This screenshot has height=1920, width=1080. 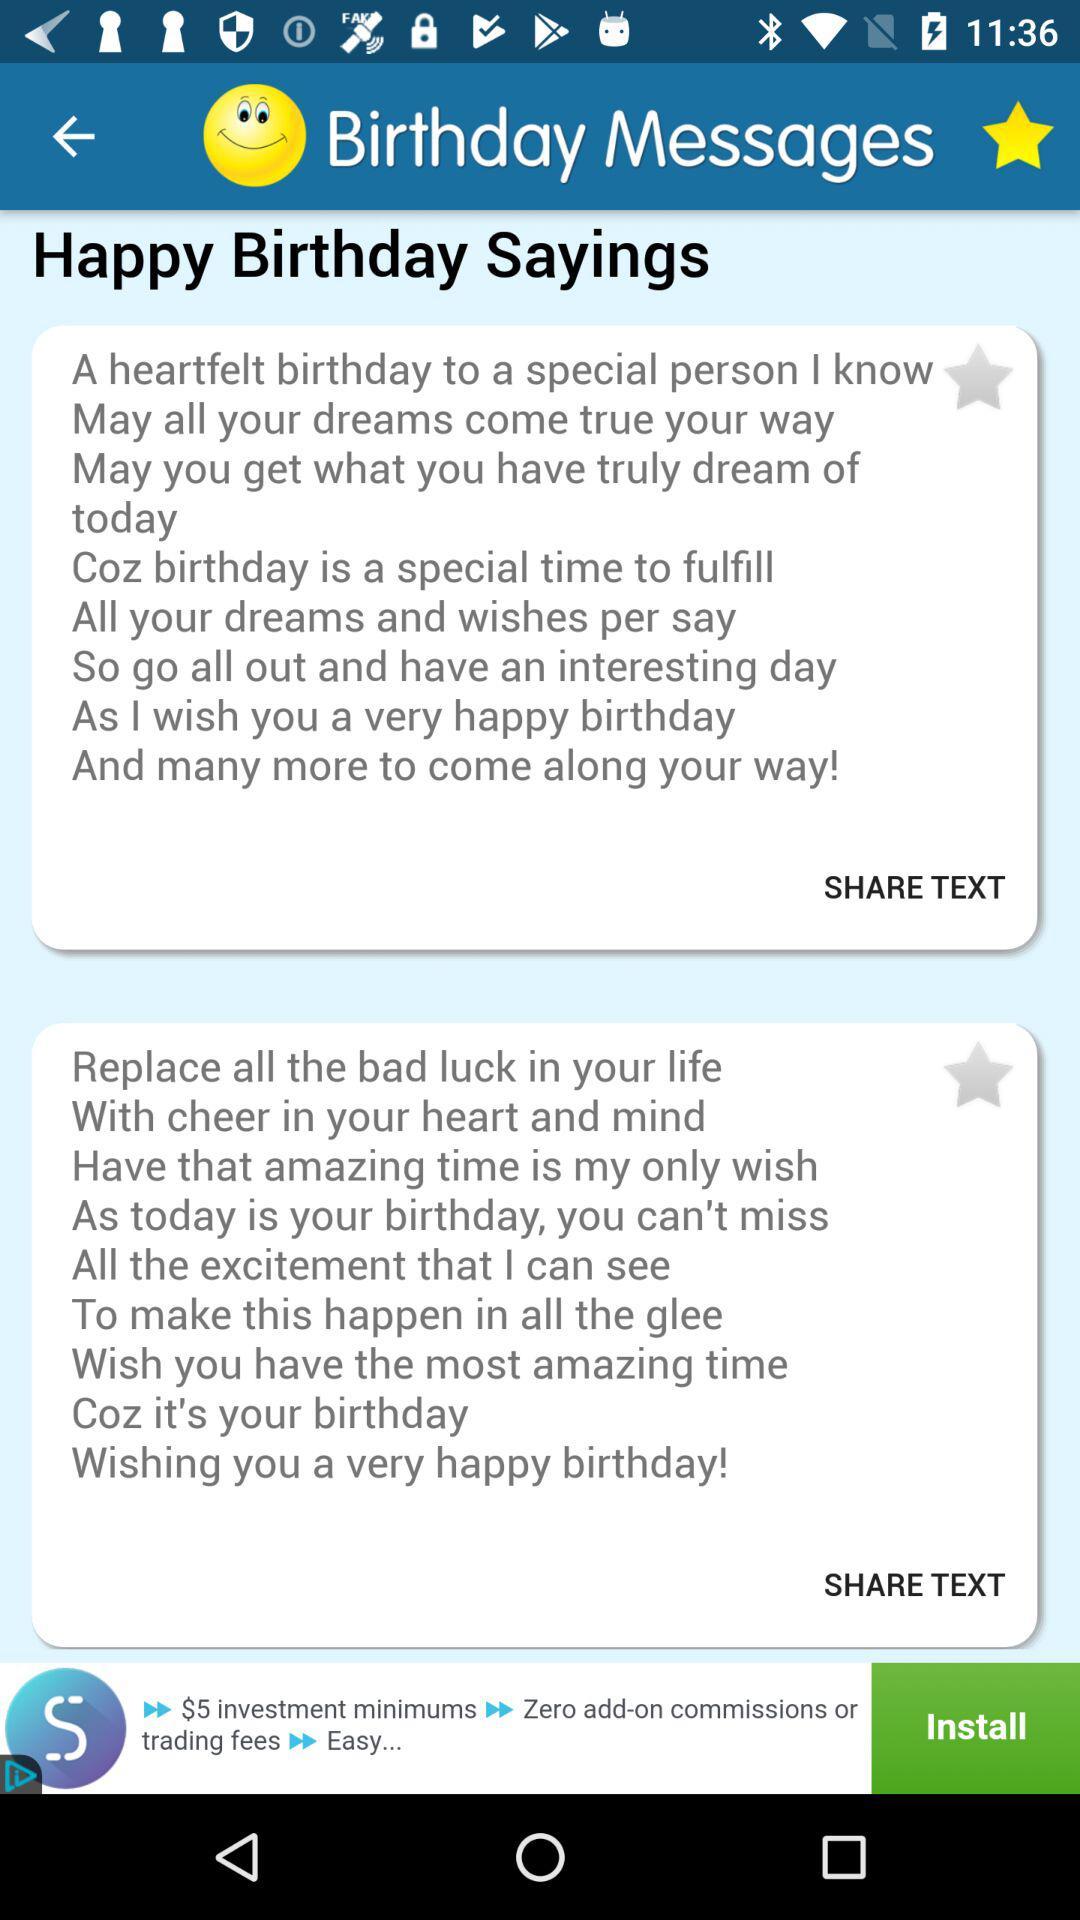 What do you see at coordinates (975, 1074) in the screenshot?
I see `birthday saying` at bounding box center [975, 1074].